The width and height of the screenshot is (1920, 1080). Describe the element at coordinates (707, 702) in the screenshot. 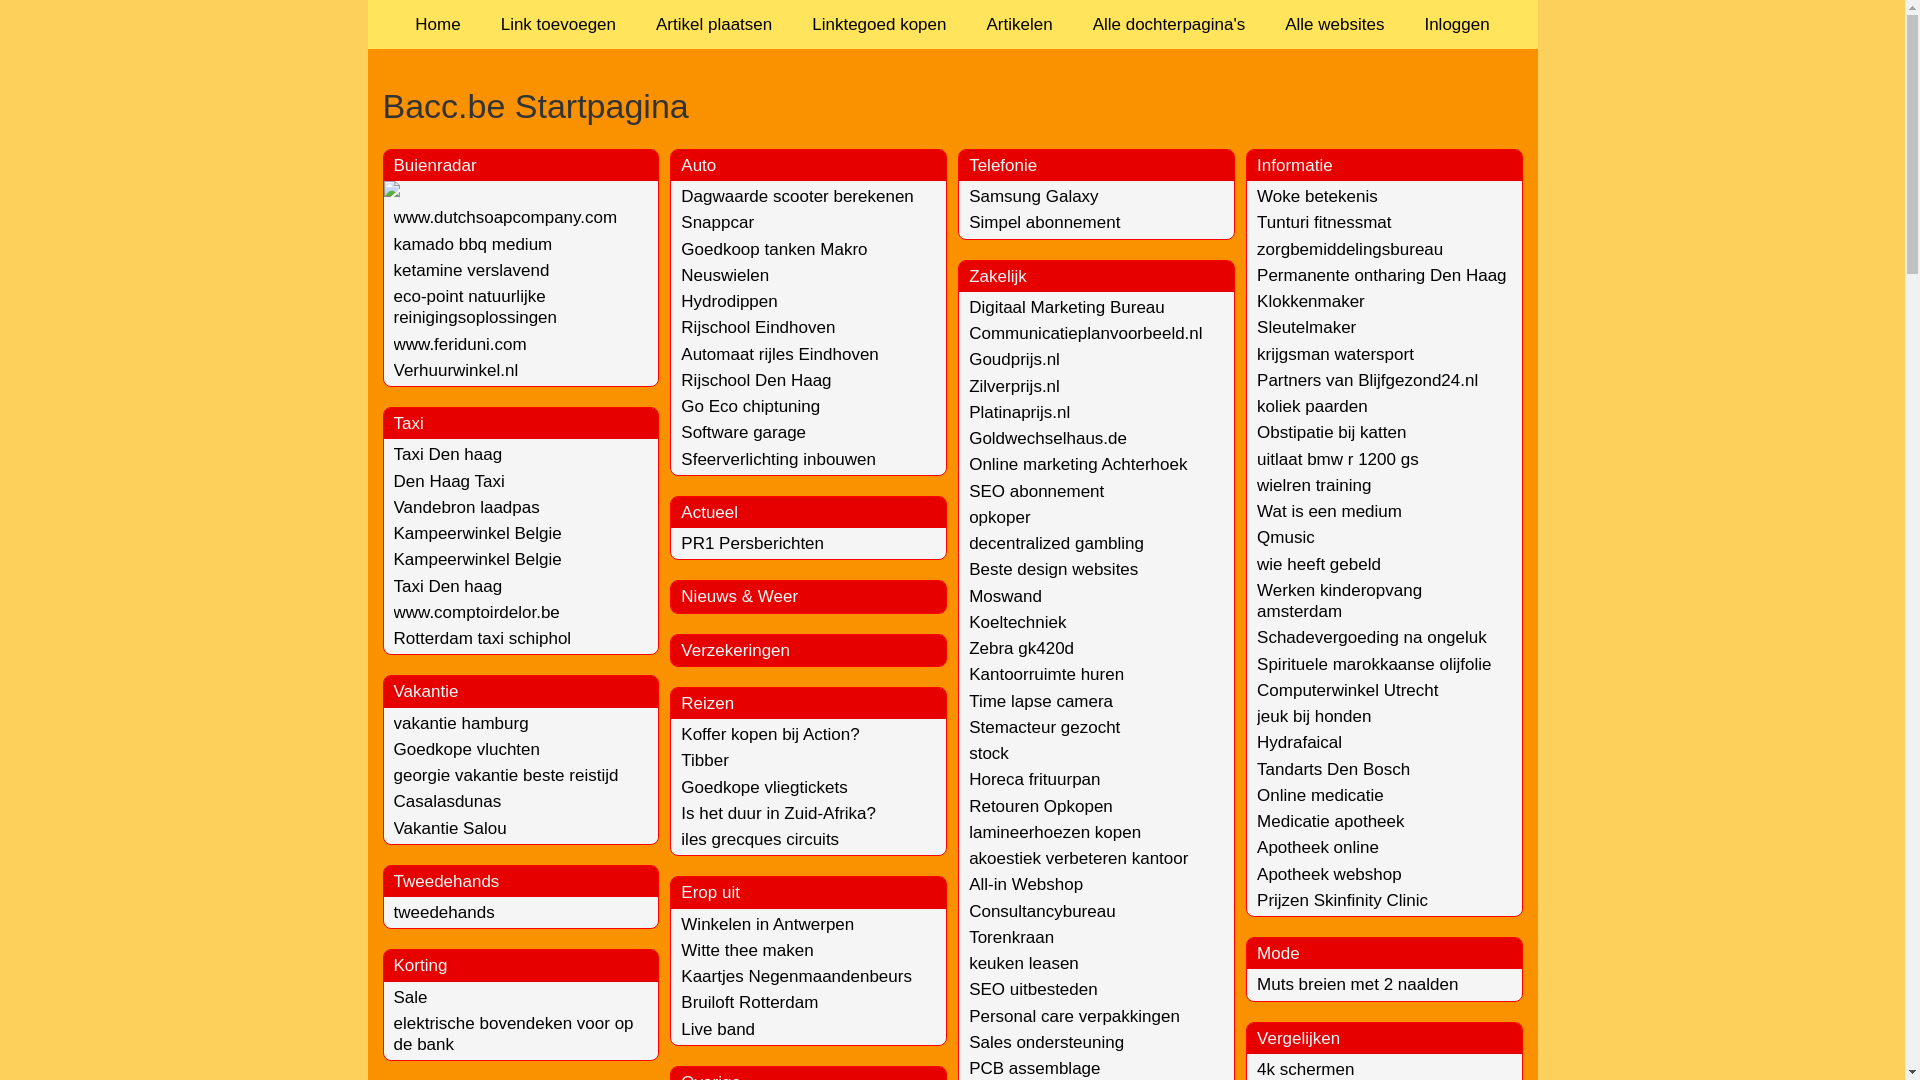

I see `'Reizen'` at that location.